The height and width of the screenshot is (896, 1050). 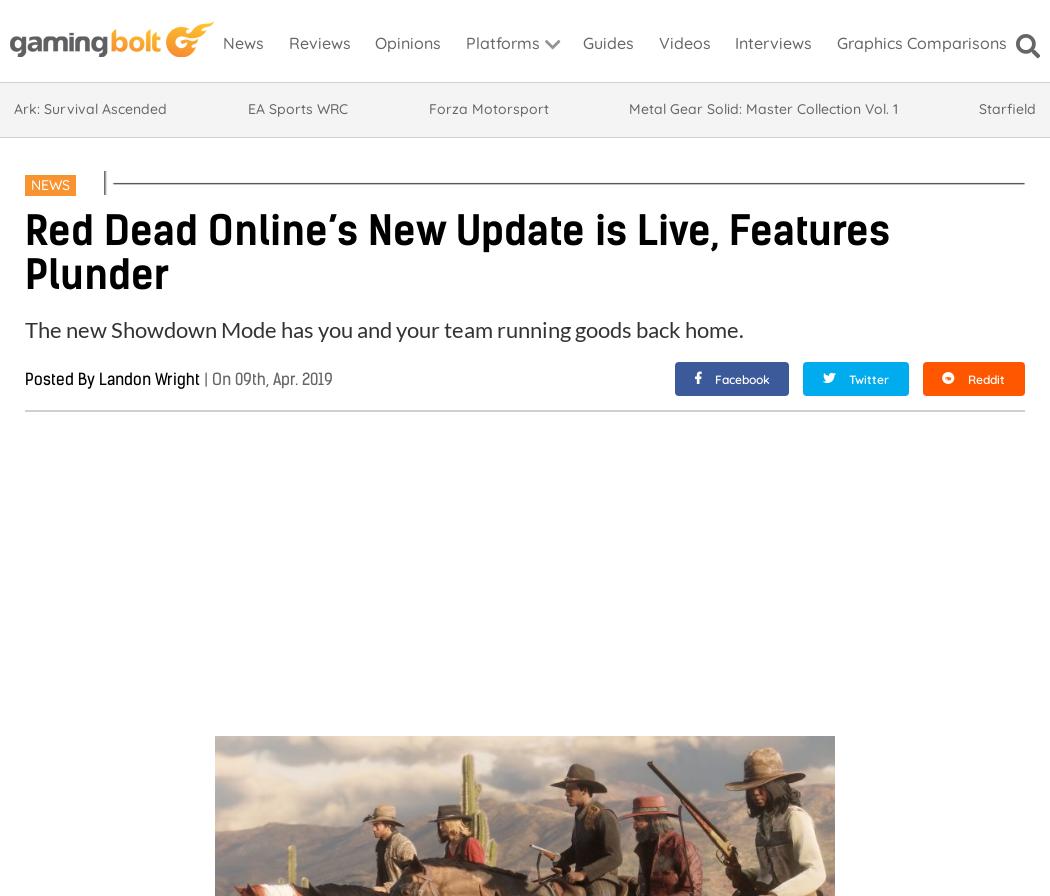 I want to click on 'Guides', so click(x=607, y=42).